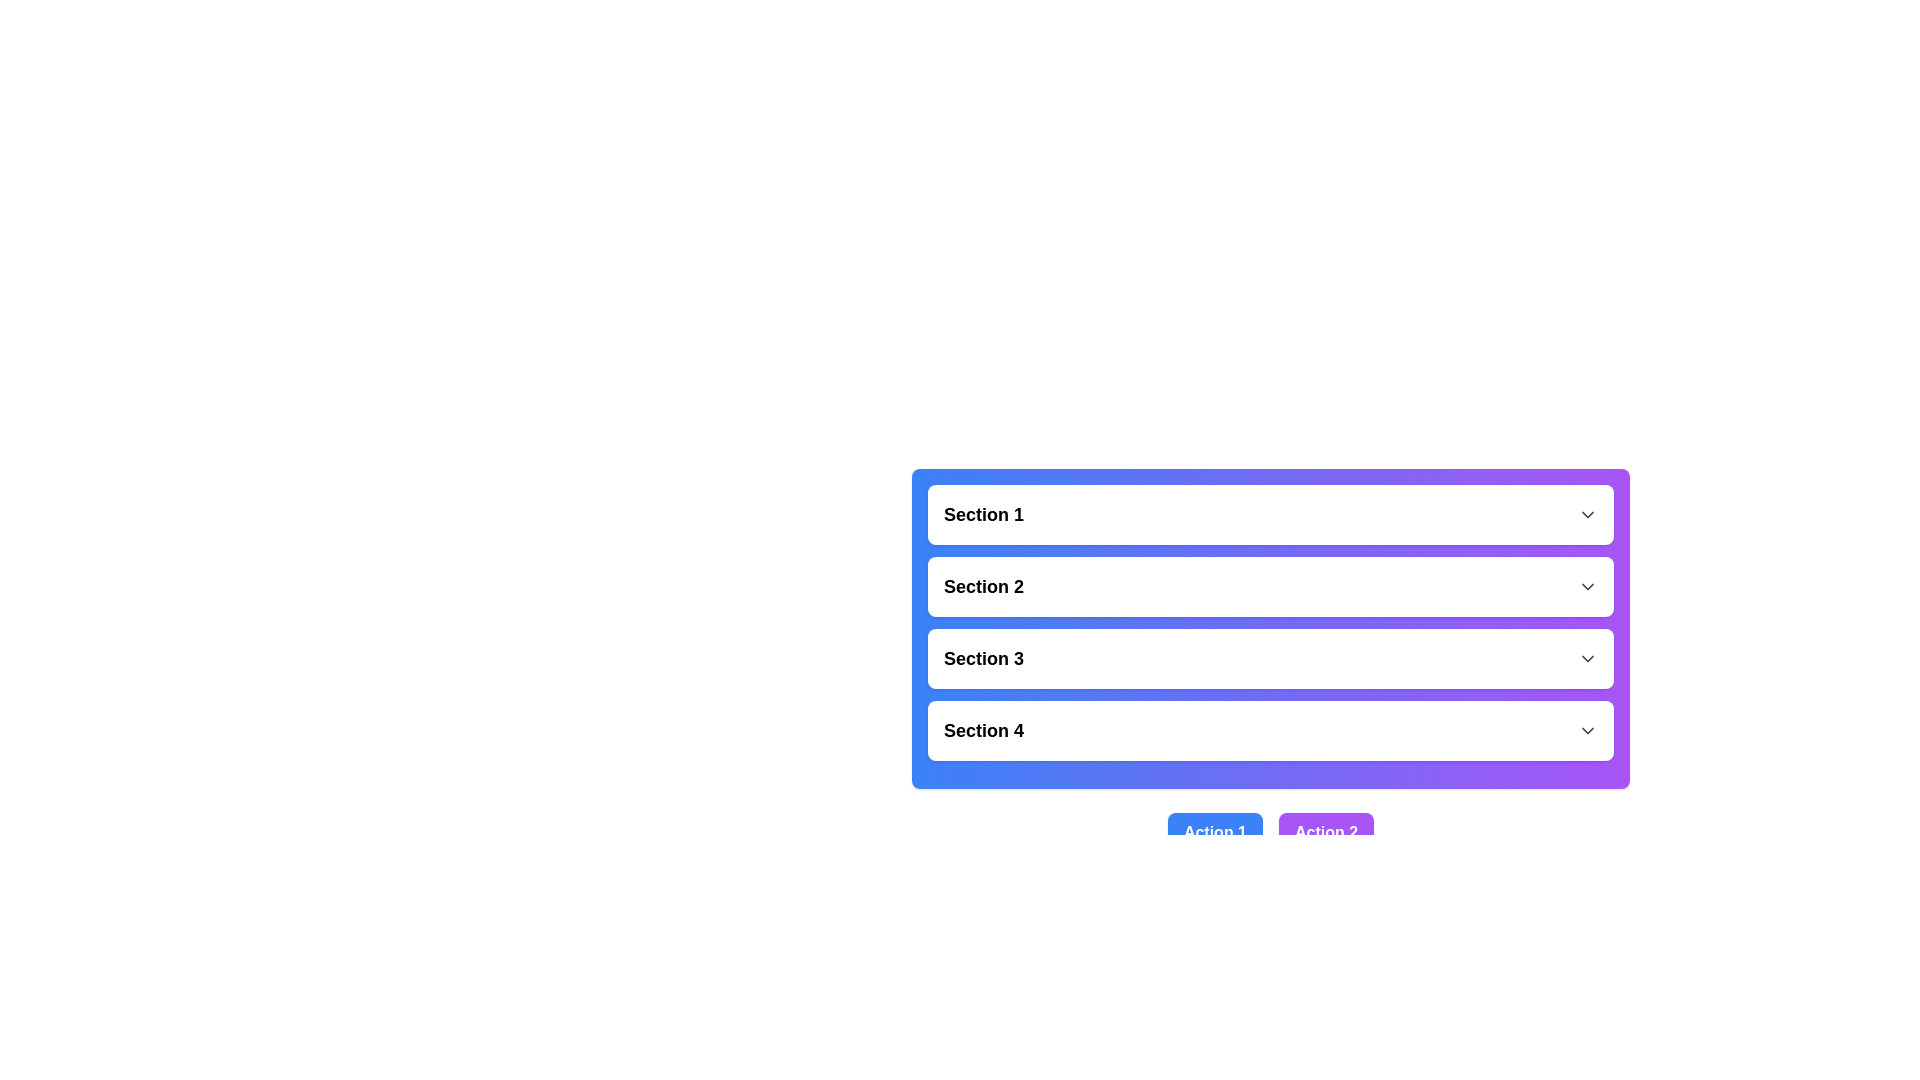 The image size is (1920, 1080). I want to click on the Chevron Icon located in the top-right corner of the 'Section 3' section, so click(1587, 659).